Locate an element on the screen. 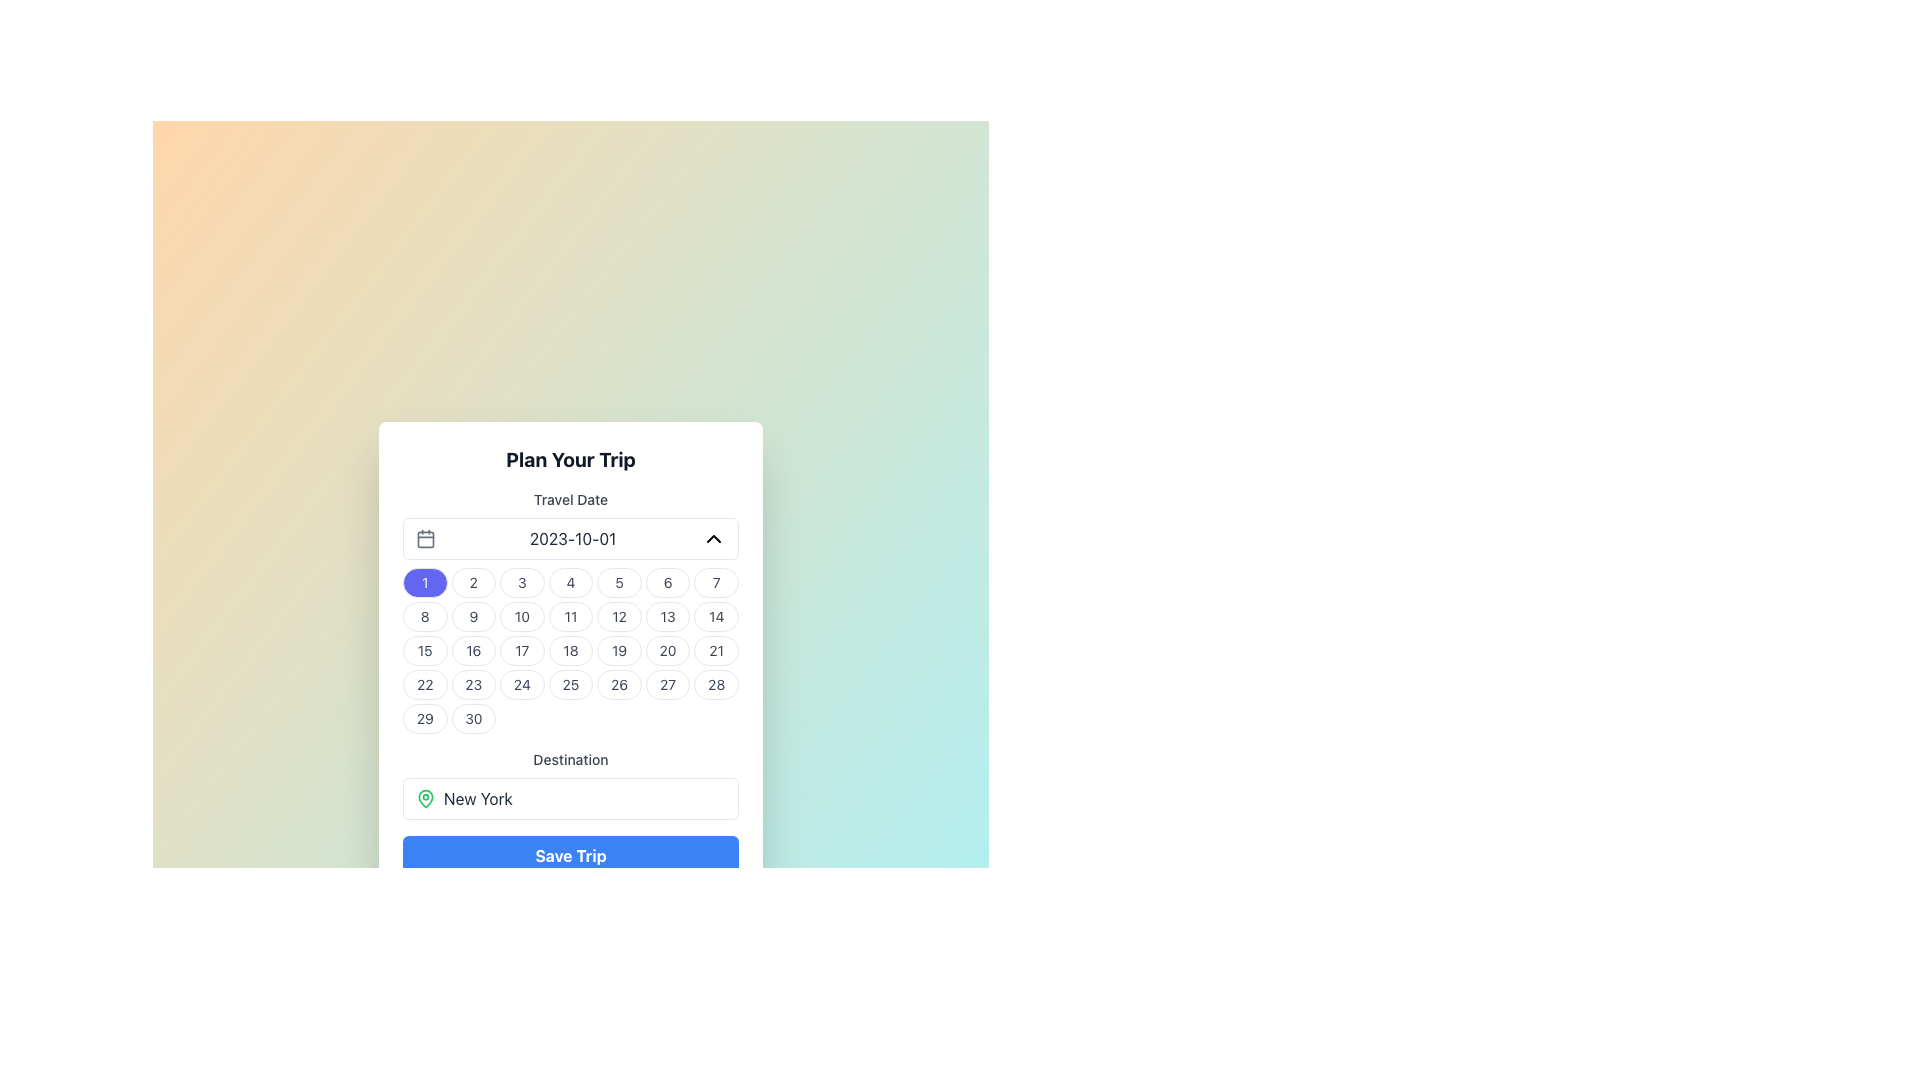 The height and width of the screenshot is (1080, 1920). the interactive calendar day button representing the second day of the month is located at coordinates (472, 582).